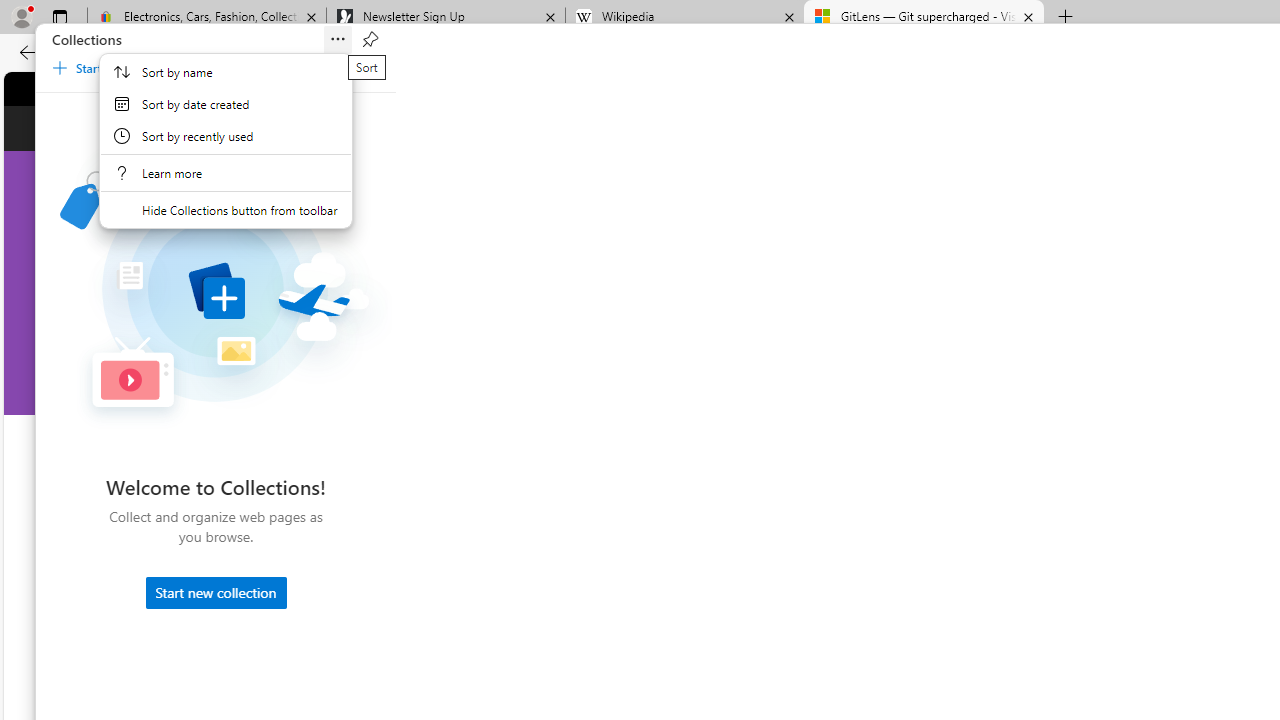  Describe the element at coordinates (225, 140) in the screenshot. I see `'Context'` at that location.